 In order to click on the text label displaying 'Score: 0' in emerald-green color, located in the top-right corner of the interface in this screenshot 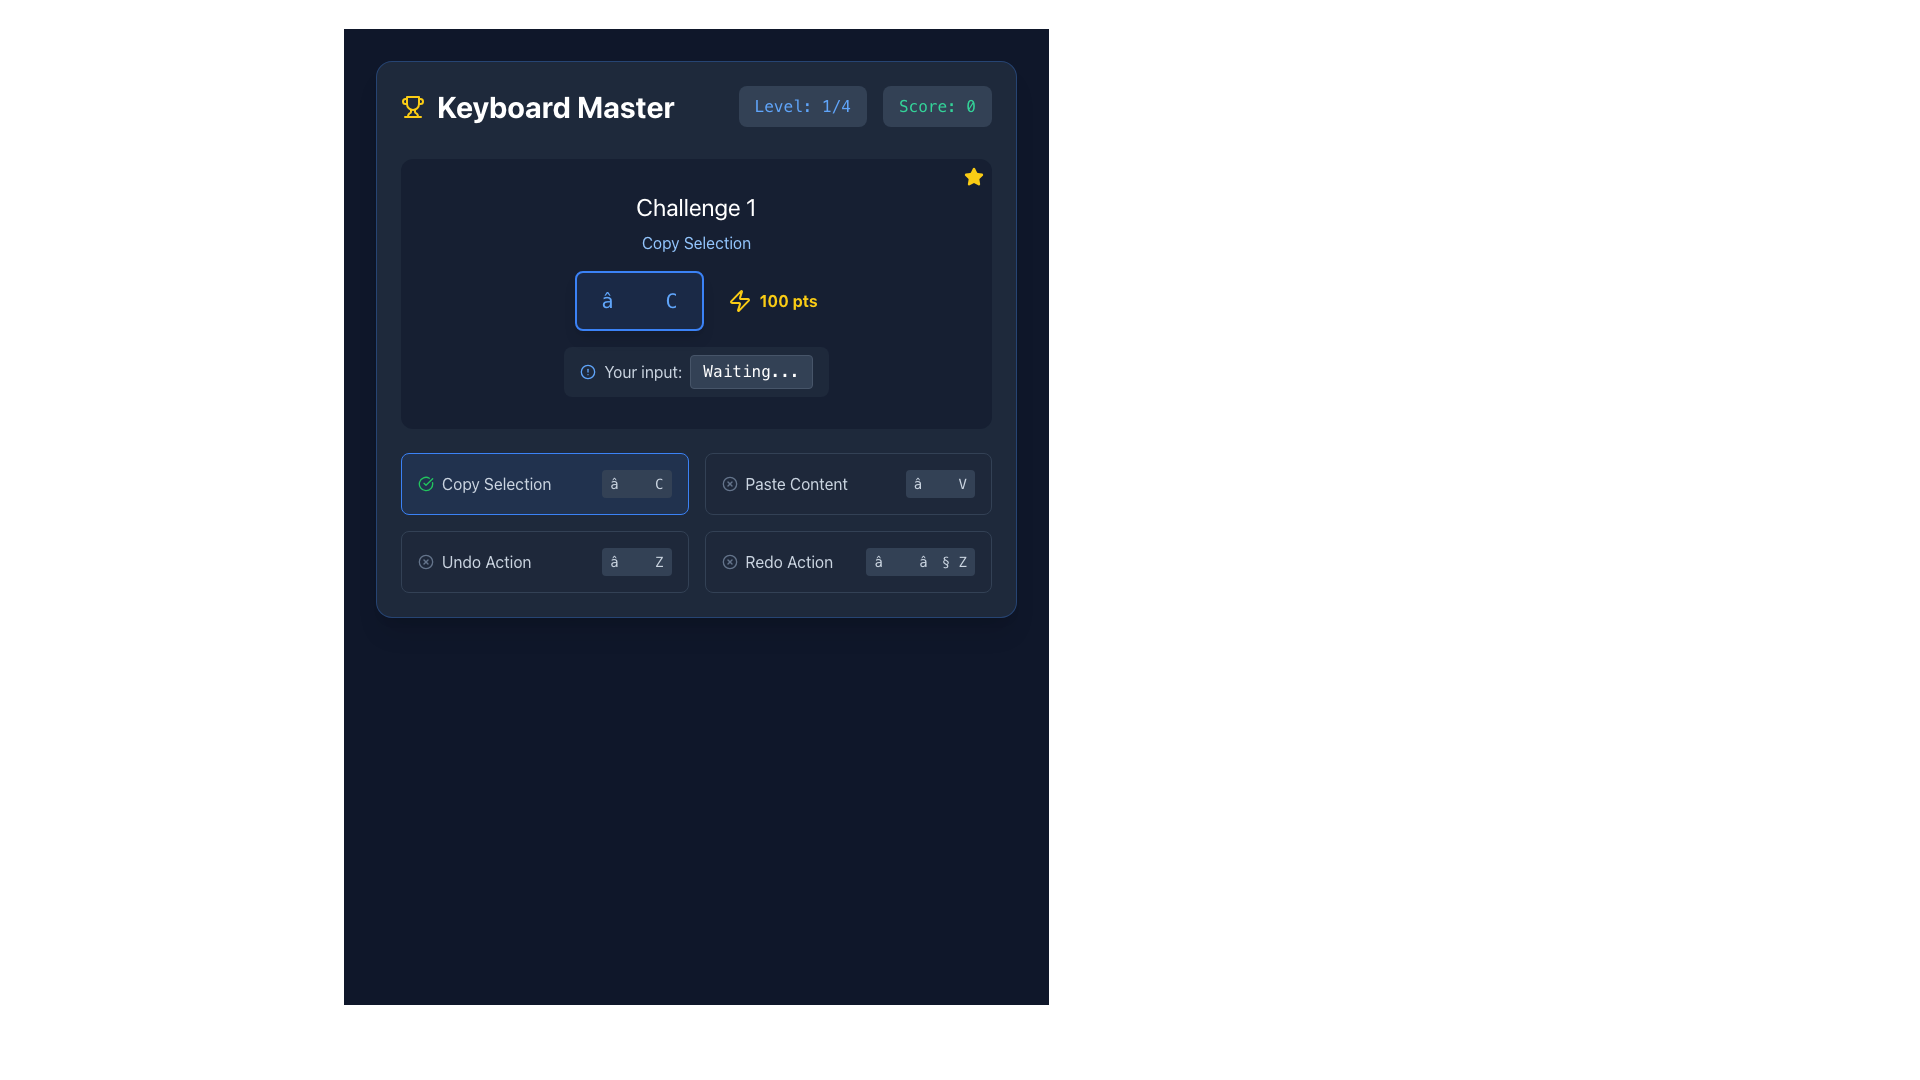, I will do `click(936, 106)`.